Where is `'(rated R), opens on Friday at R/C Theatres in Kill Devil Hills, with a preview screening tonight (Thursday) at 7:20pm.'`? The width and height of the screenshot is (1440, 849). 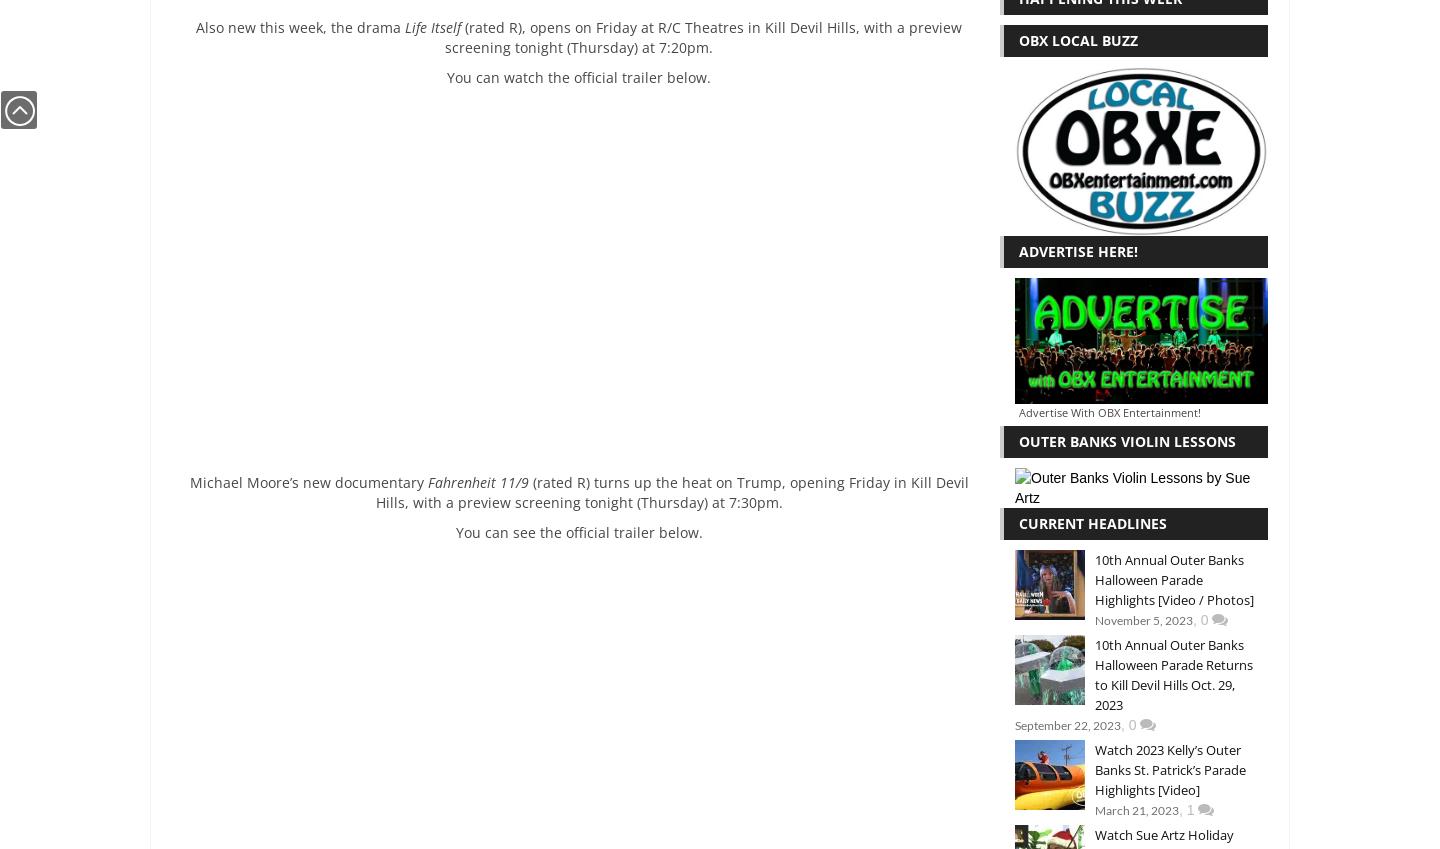
'(rated R), opens on Friday at R/C Theatres in Kill Devil Hills, with a preview screening tonight (Thursday) at 7:20pm.' is located at coordinates (703, 36).